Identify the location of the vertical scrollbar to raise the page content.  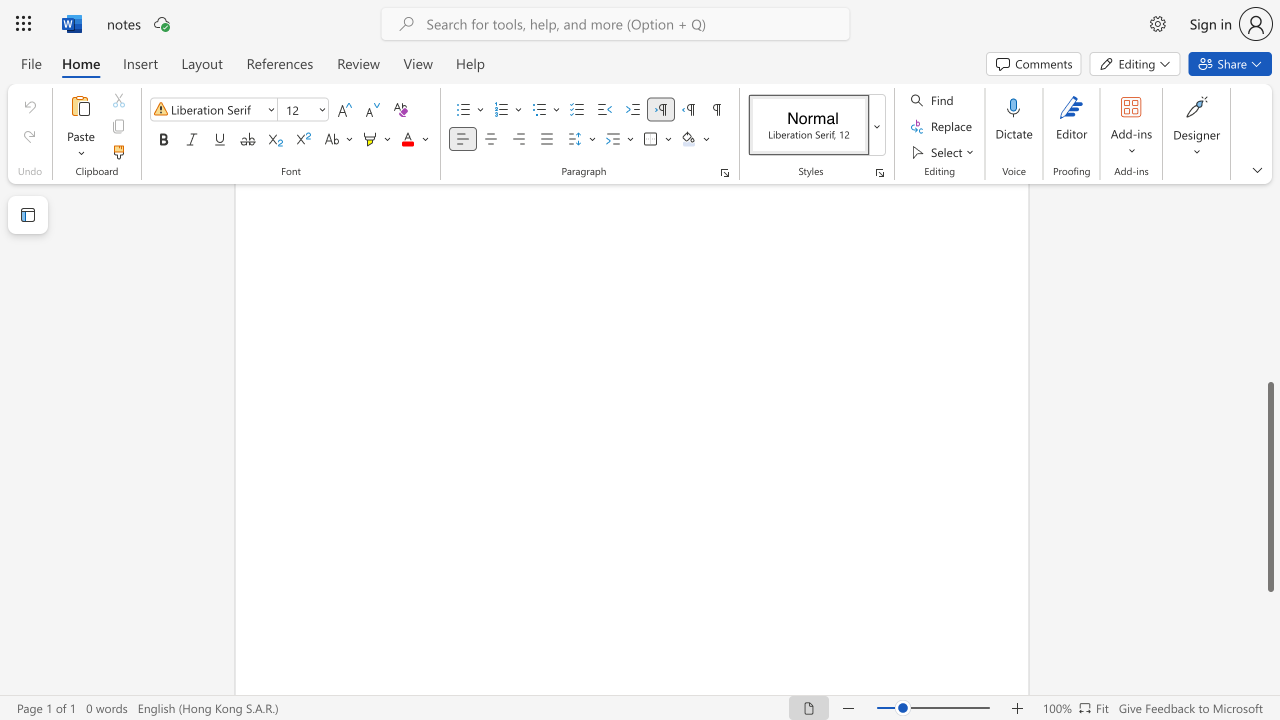
(1269, 360).